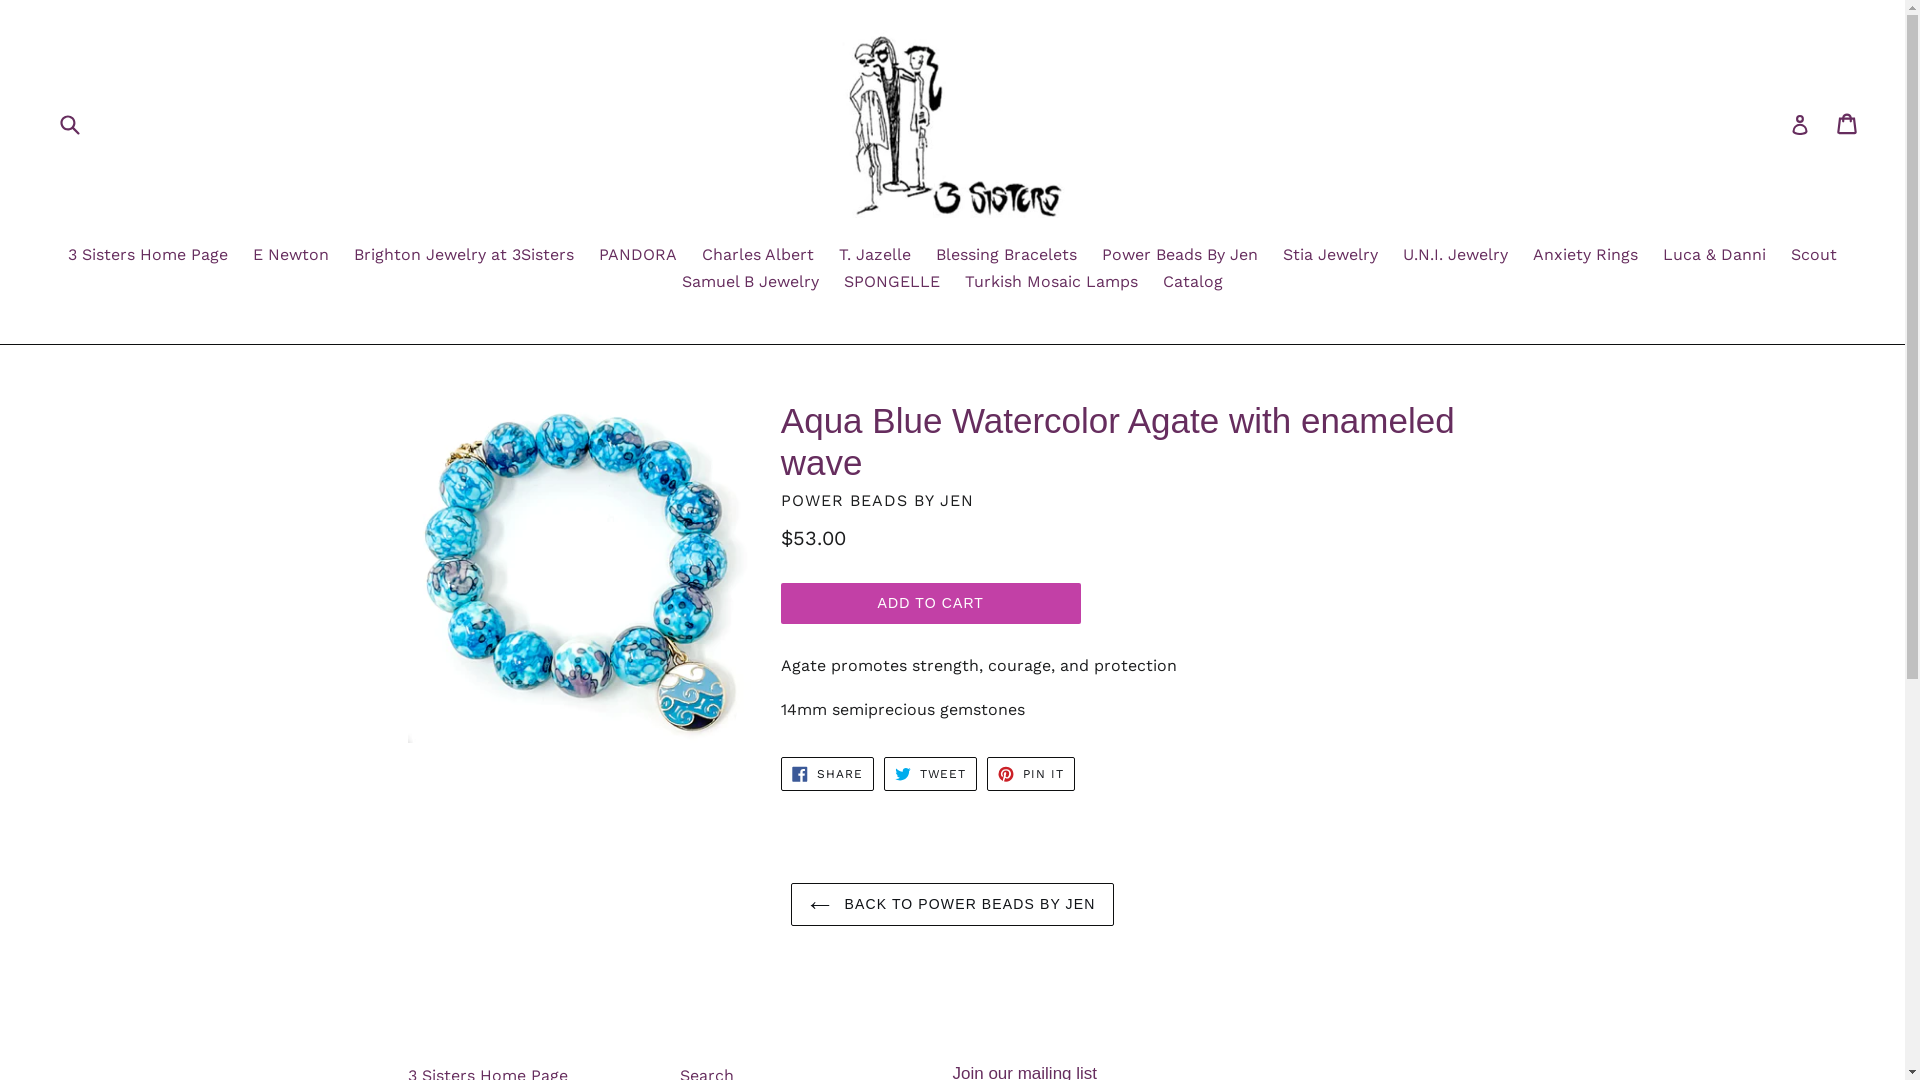 The image size is (1920, 1080). I want to click on 'Anxiety Rings', so click(1521, 254).